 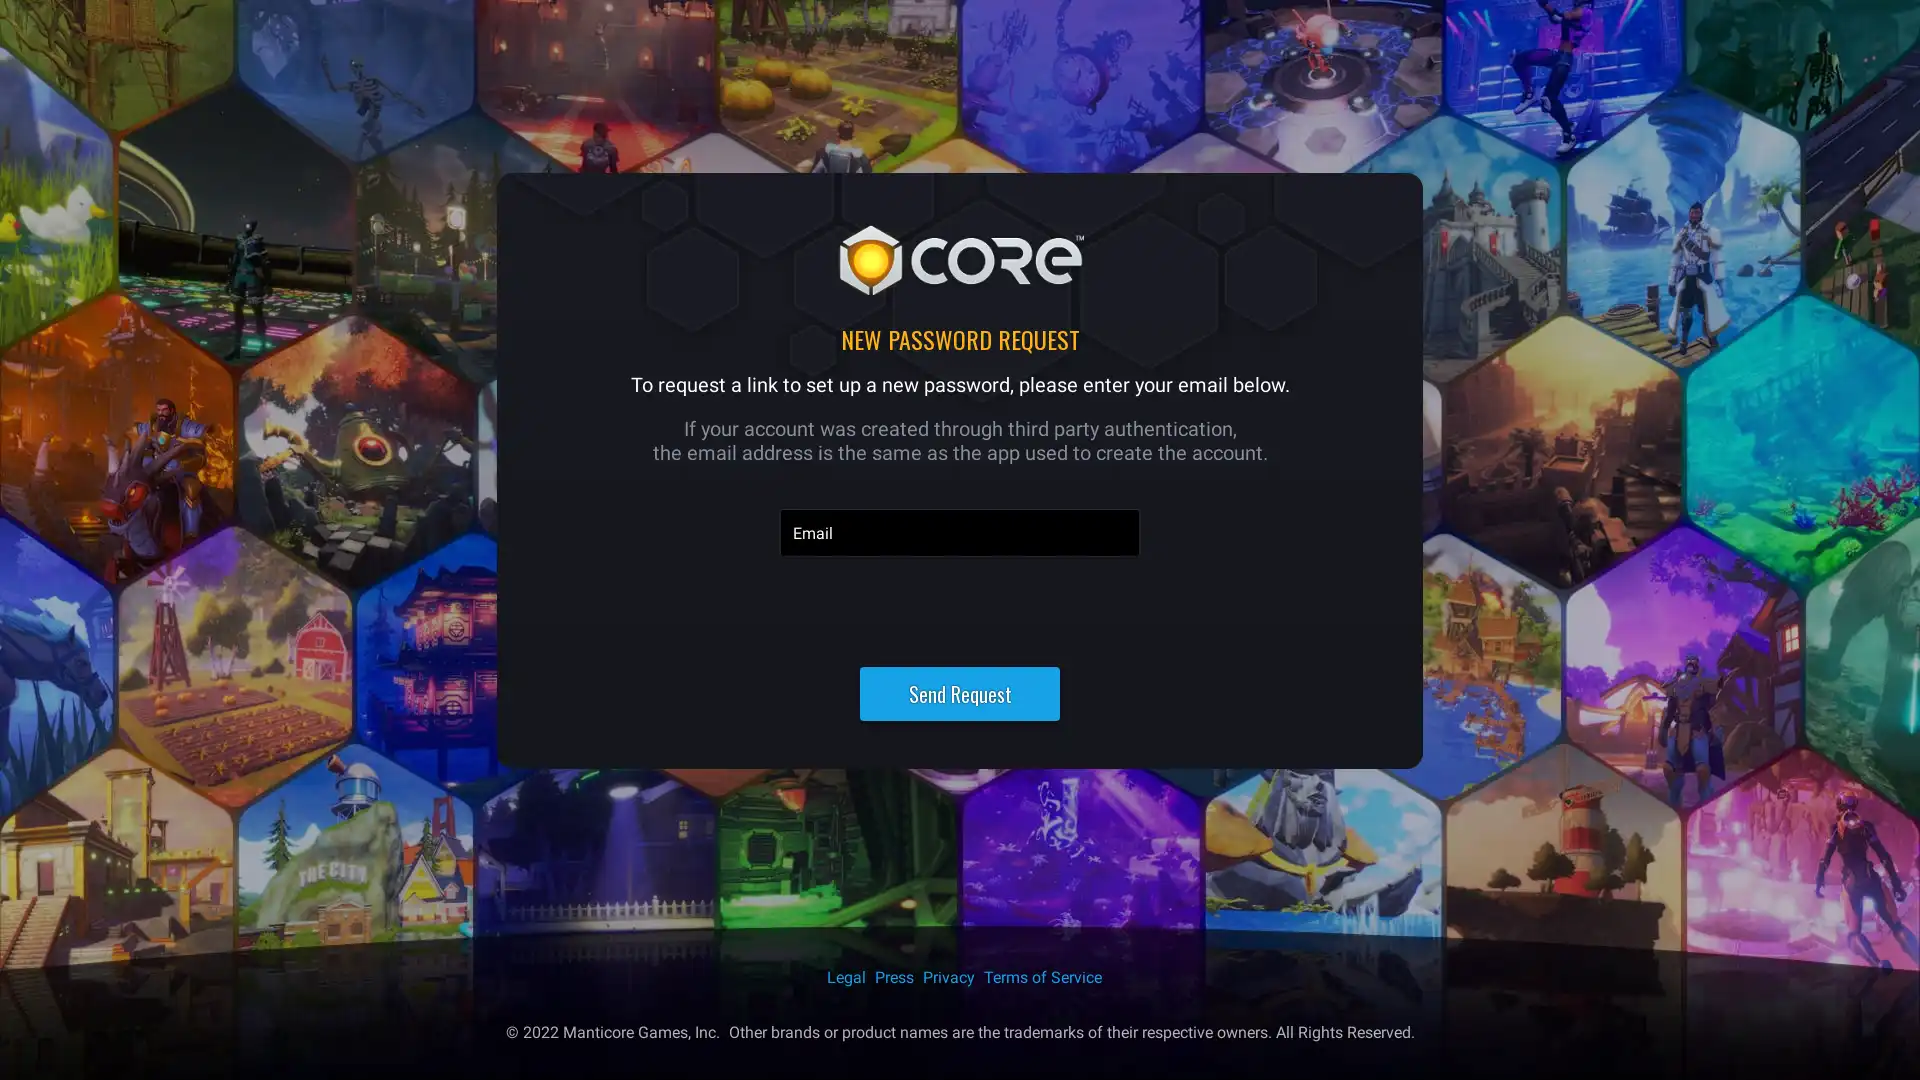 I want to click on Send Request, so click(x=960, y=693).